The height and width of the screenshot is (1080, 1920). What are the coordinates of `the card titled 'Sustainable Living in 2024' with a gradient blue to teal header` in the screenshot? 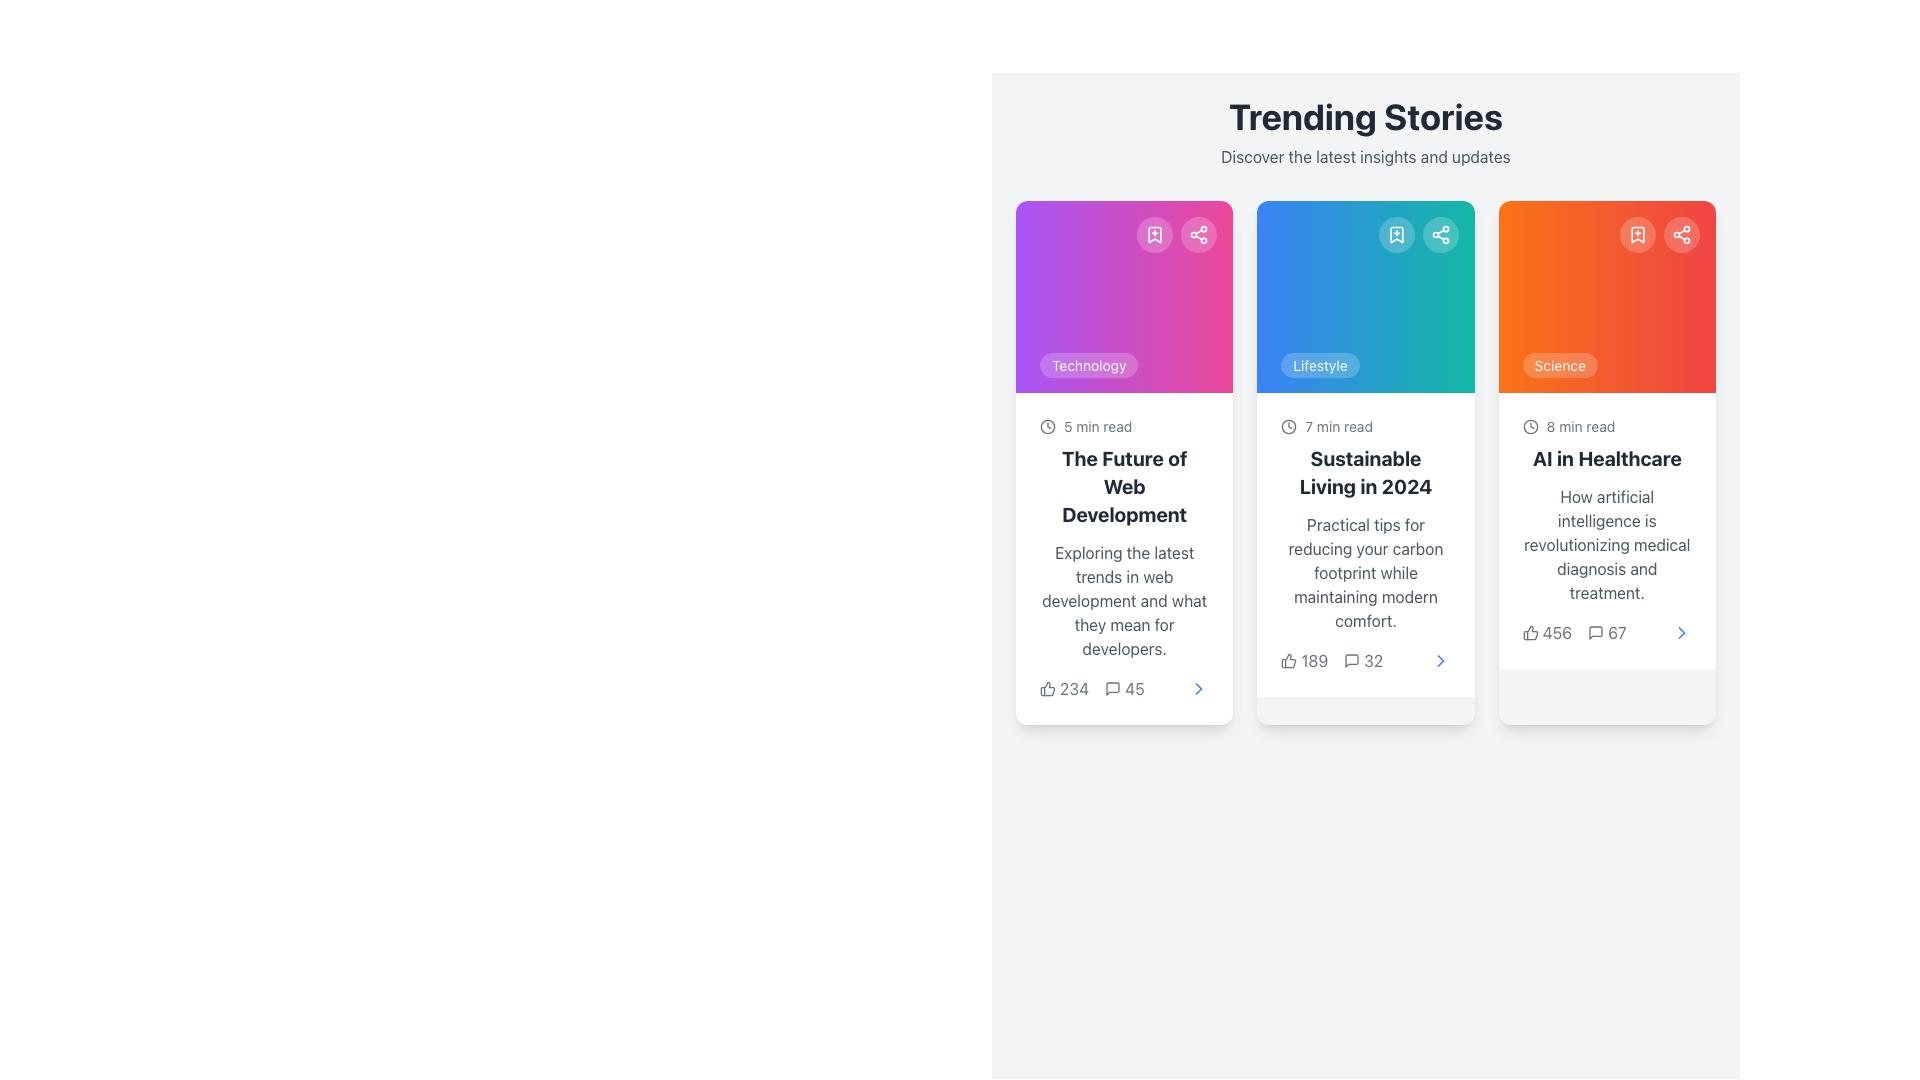 It's located at (1365, 462).